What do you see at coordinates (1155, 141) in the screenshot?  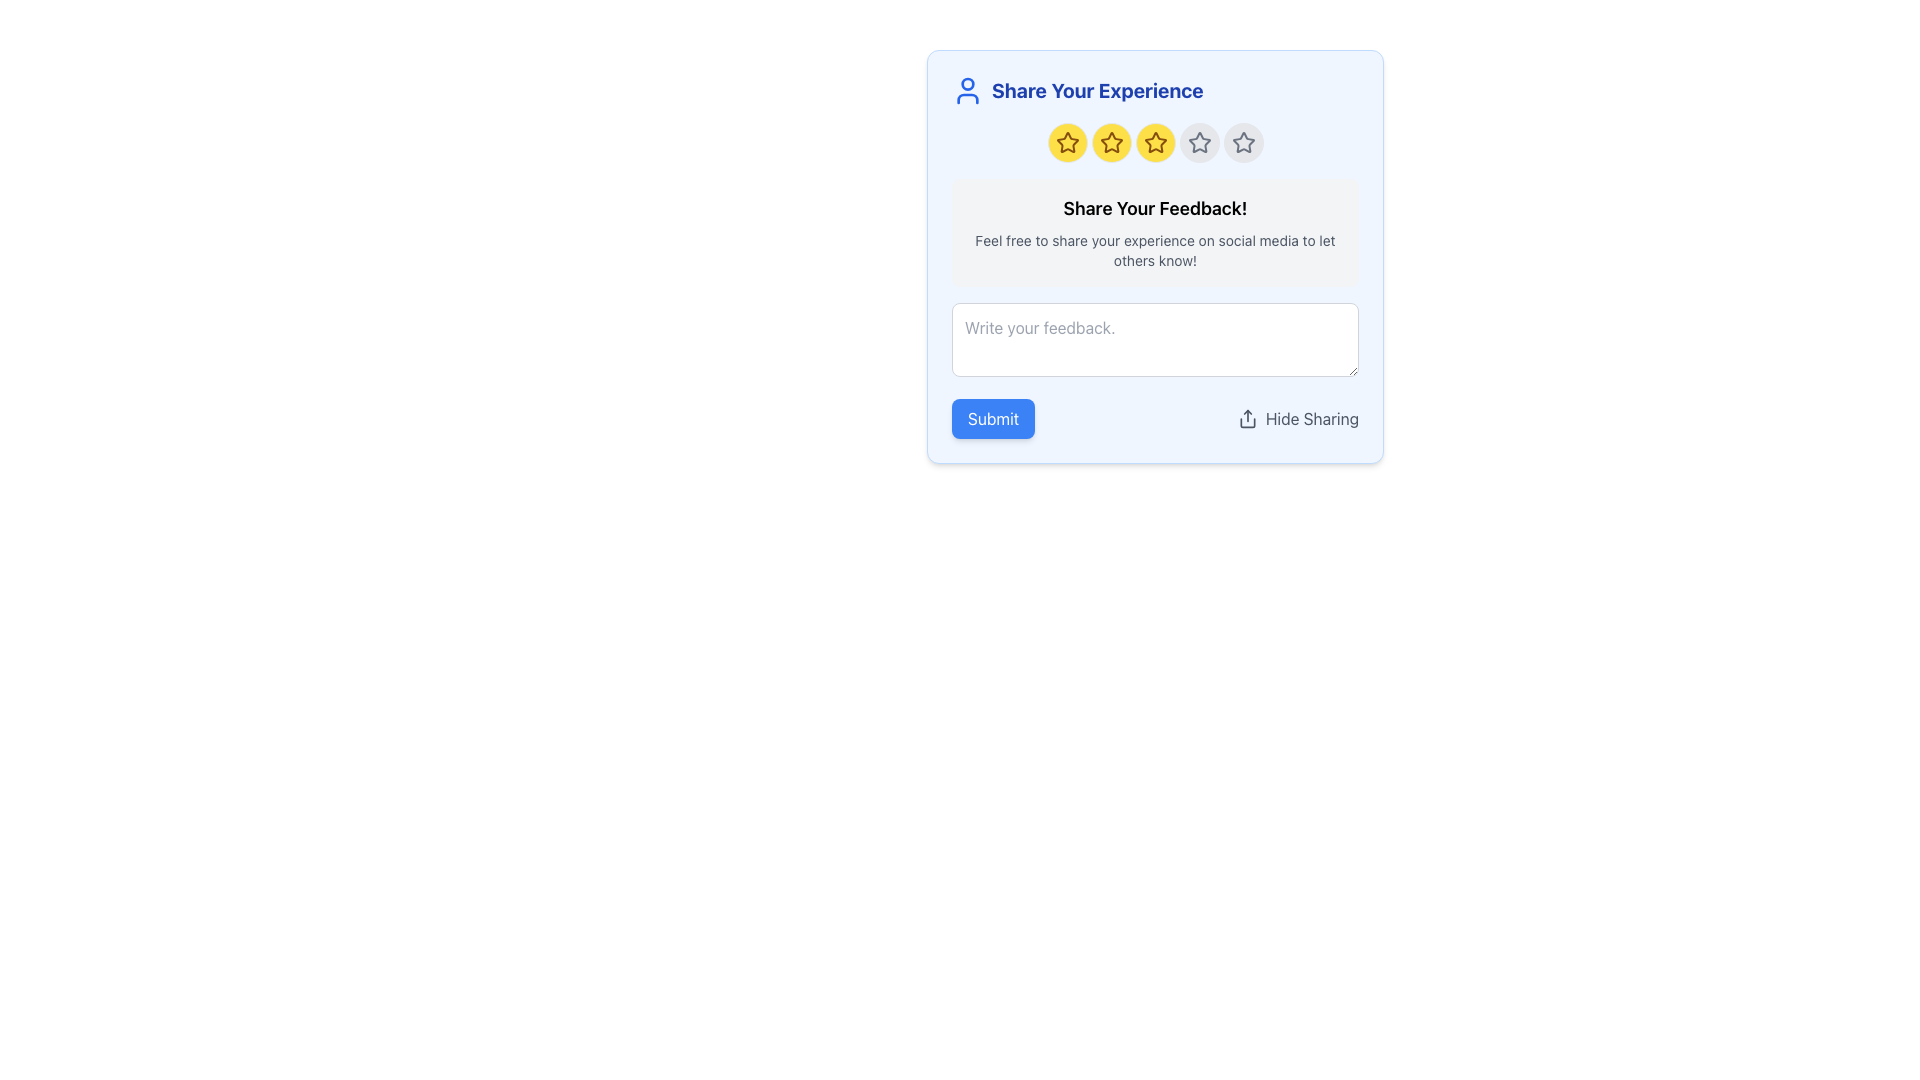 I see `the third star rating button in the 5-star rating scale` at bounding box center [1155, 141].